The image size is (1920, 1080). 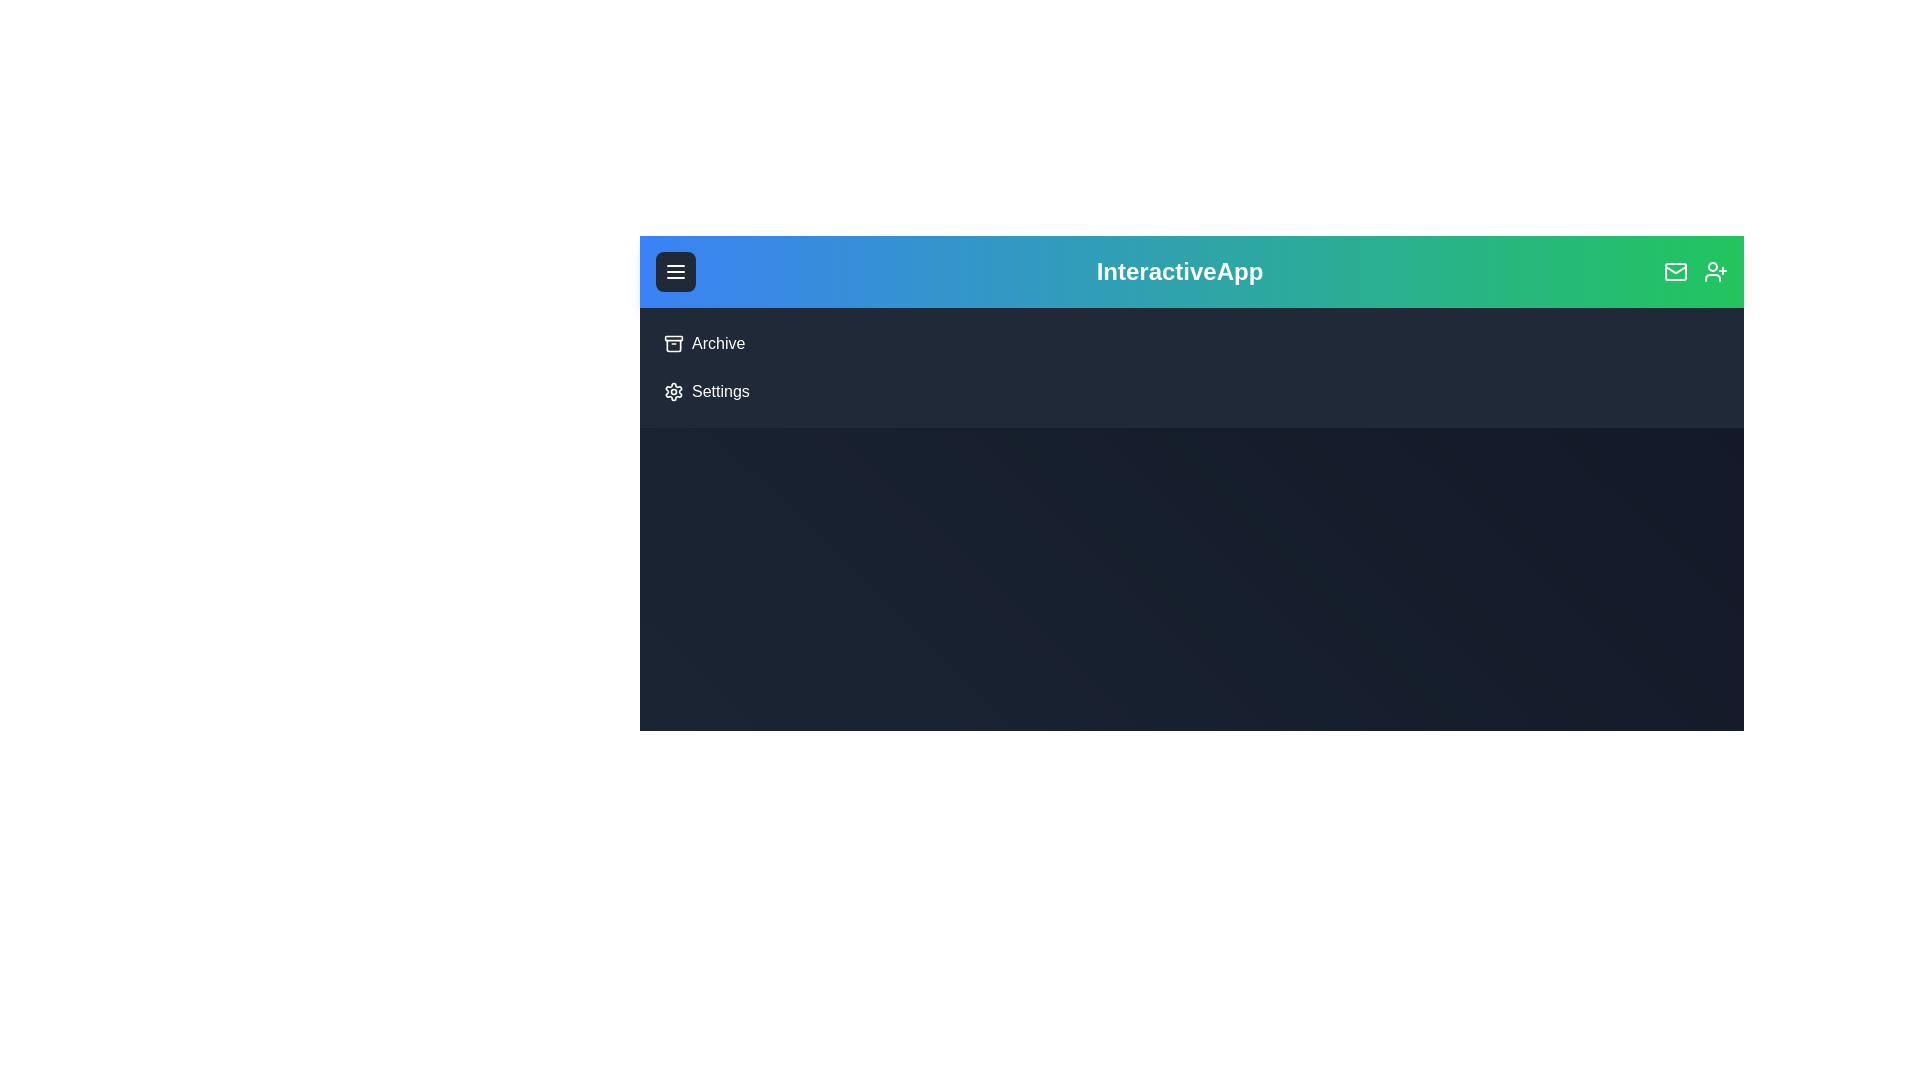 What do you see at coordinates (676, 272) in the screenshot?
I see `the menu button to toggle the navigation menu` at bounding box center [676, 272].